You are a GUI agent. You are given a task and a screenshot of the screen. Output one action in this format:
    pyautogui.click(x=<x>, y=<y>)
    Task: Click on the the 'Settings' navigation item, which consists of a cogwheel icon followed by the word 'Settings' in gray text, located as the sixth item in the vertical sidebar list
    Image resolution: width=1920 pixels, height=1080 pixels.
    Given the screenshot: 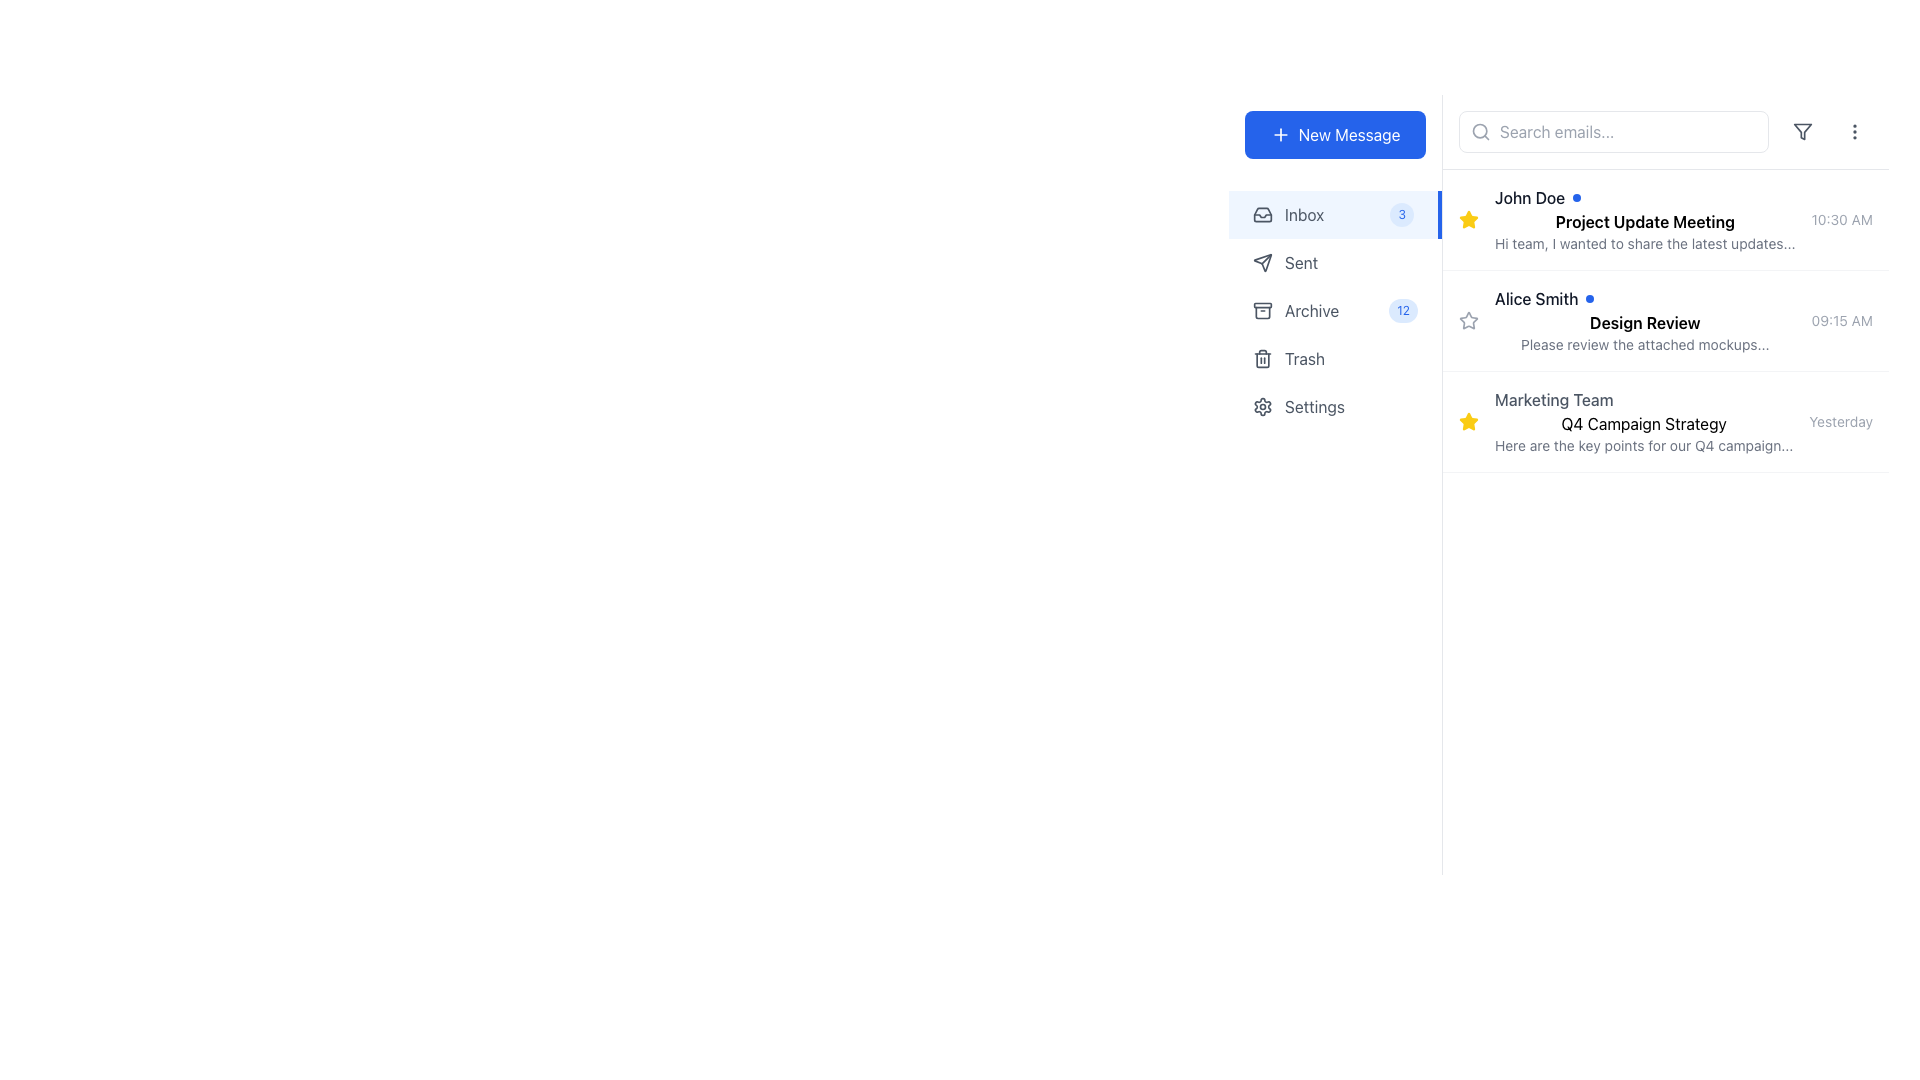 What is the action you would take?
    pyautogui.click(x=1335, y=406)
    